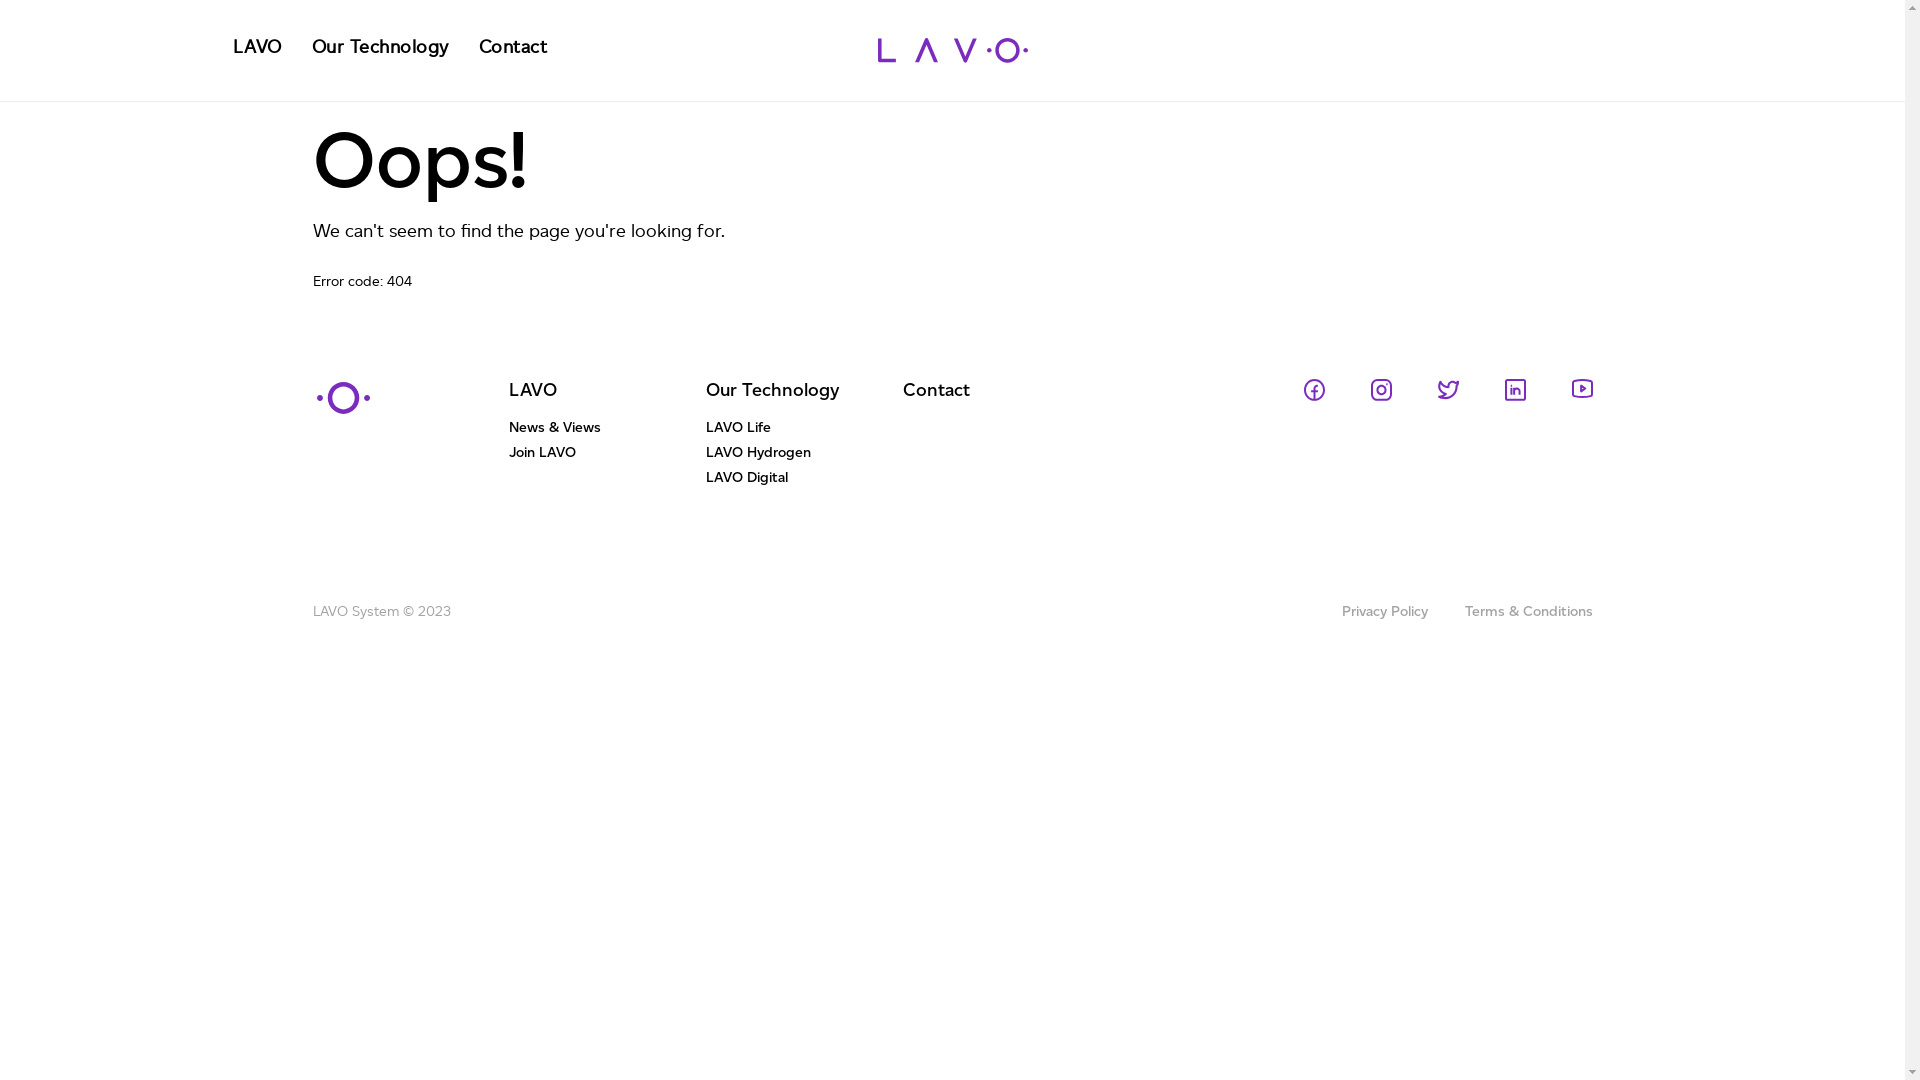  I want to click on 'LAVO Hydrogen', so click(804, 456).